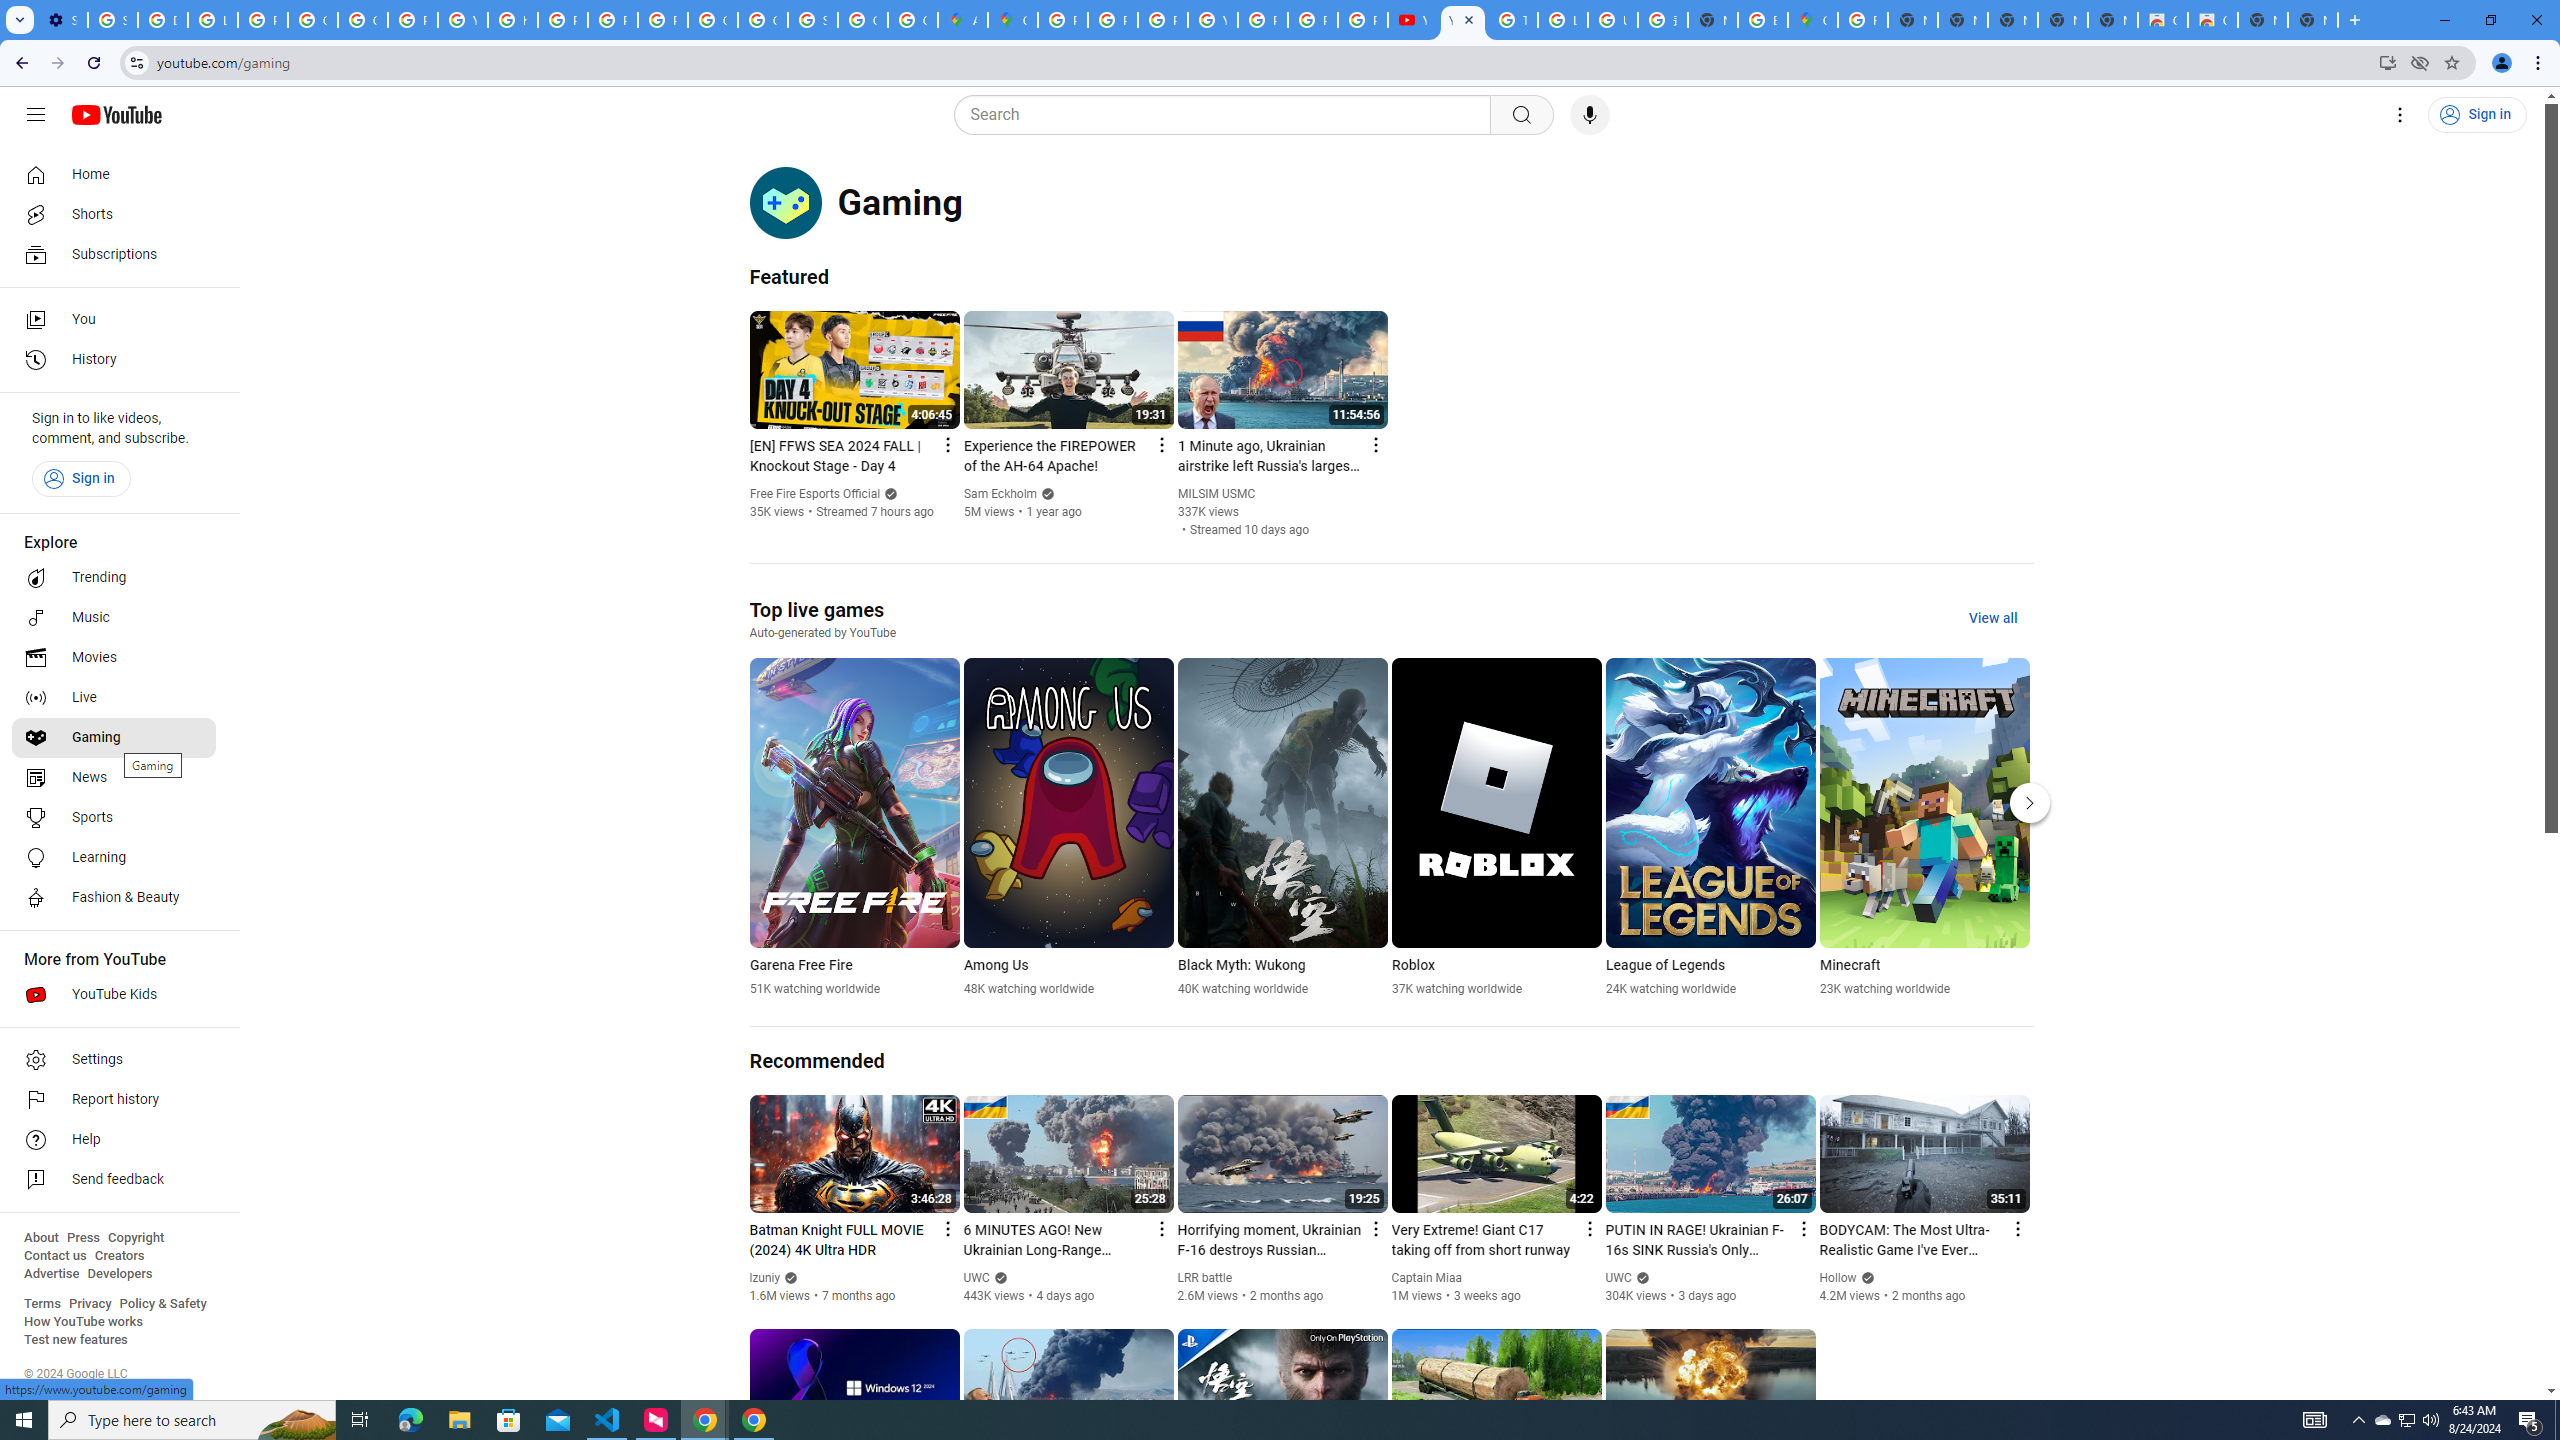 This screenshot has width=2560, height=1440. Describe the element at coordinates (2017, 1229) in the screenshot. I see `'Action menu'` at that location.